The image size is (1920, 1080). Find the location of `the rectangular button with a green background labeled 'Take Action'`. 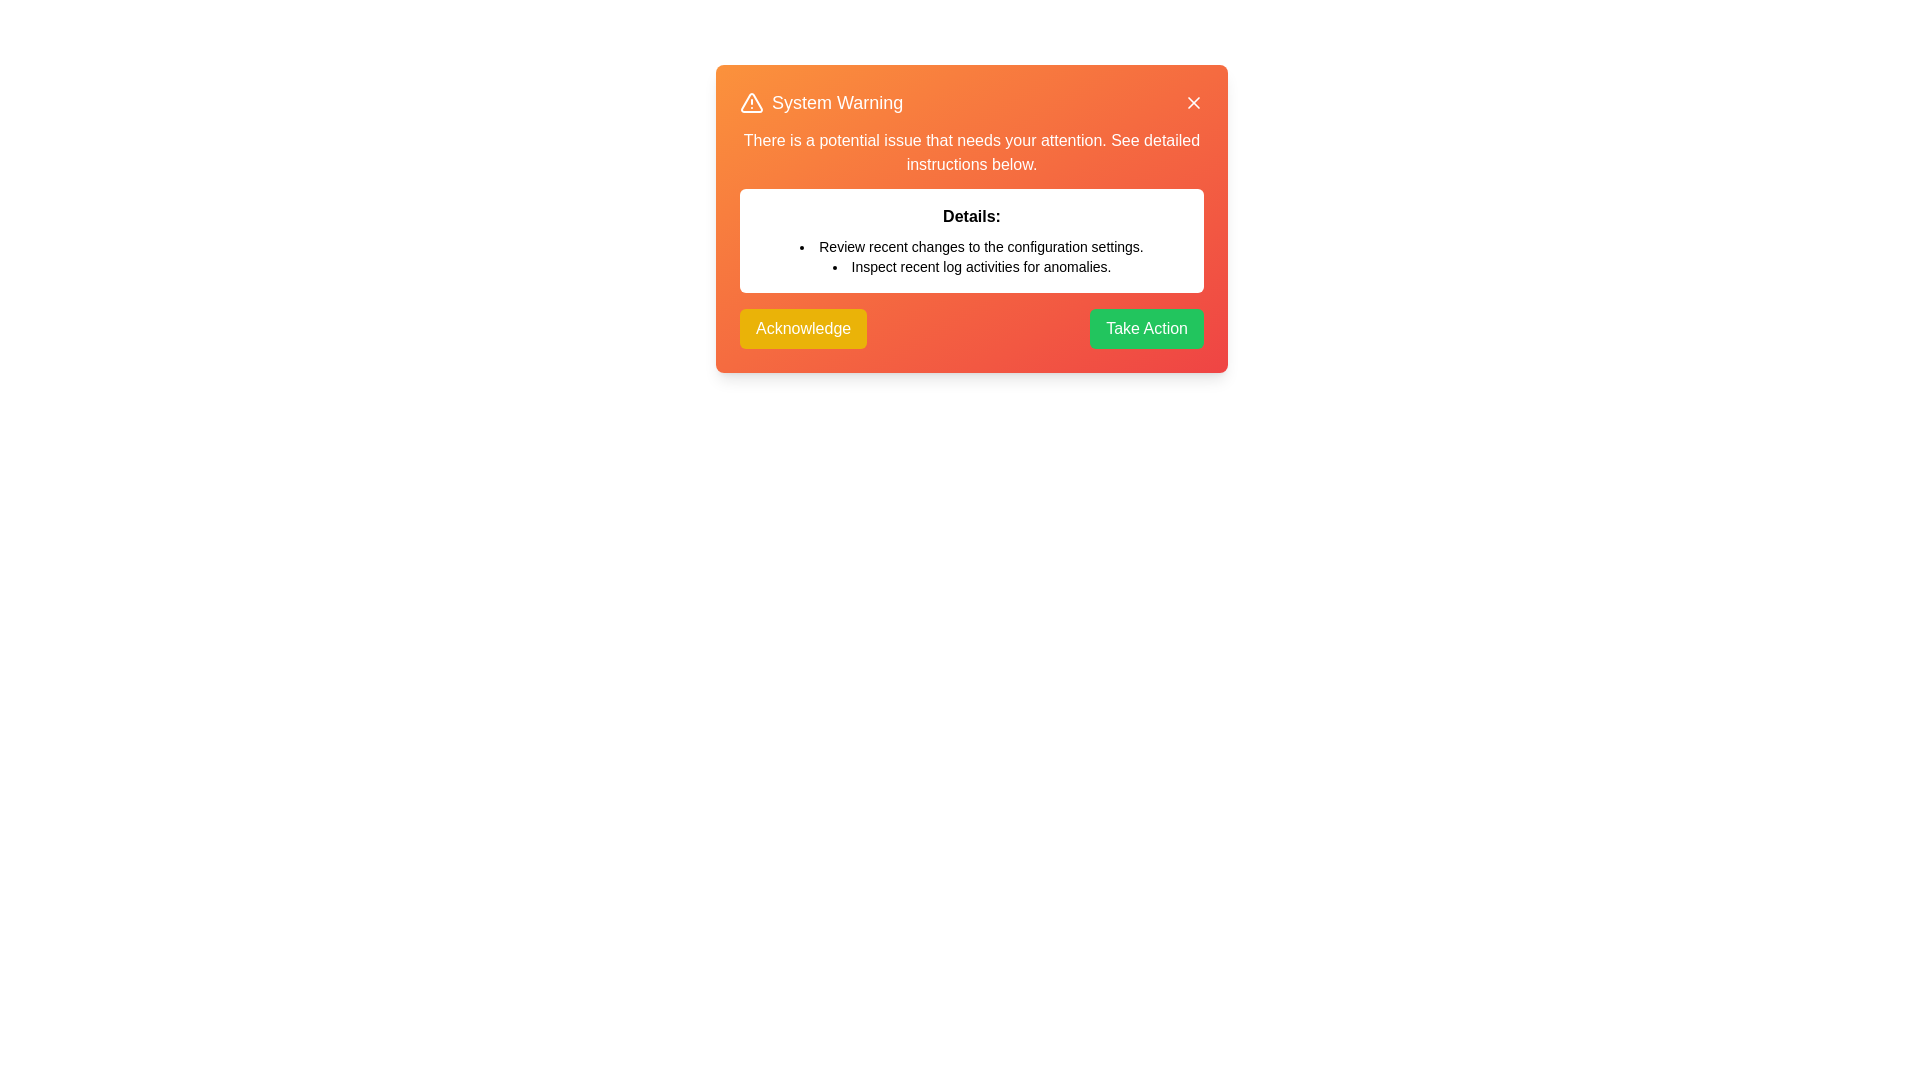

the rectangular button with a green background labeled 'Take Action' is located at coordinates (1147, 327).